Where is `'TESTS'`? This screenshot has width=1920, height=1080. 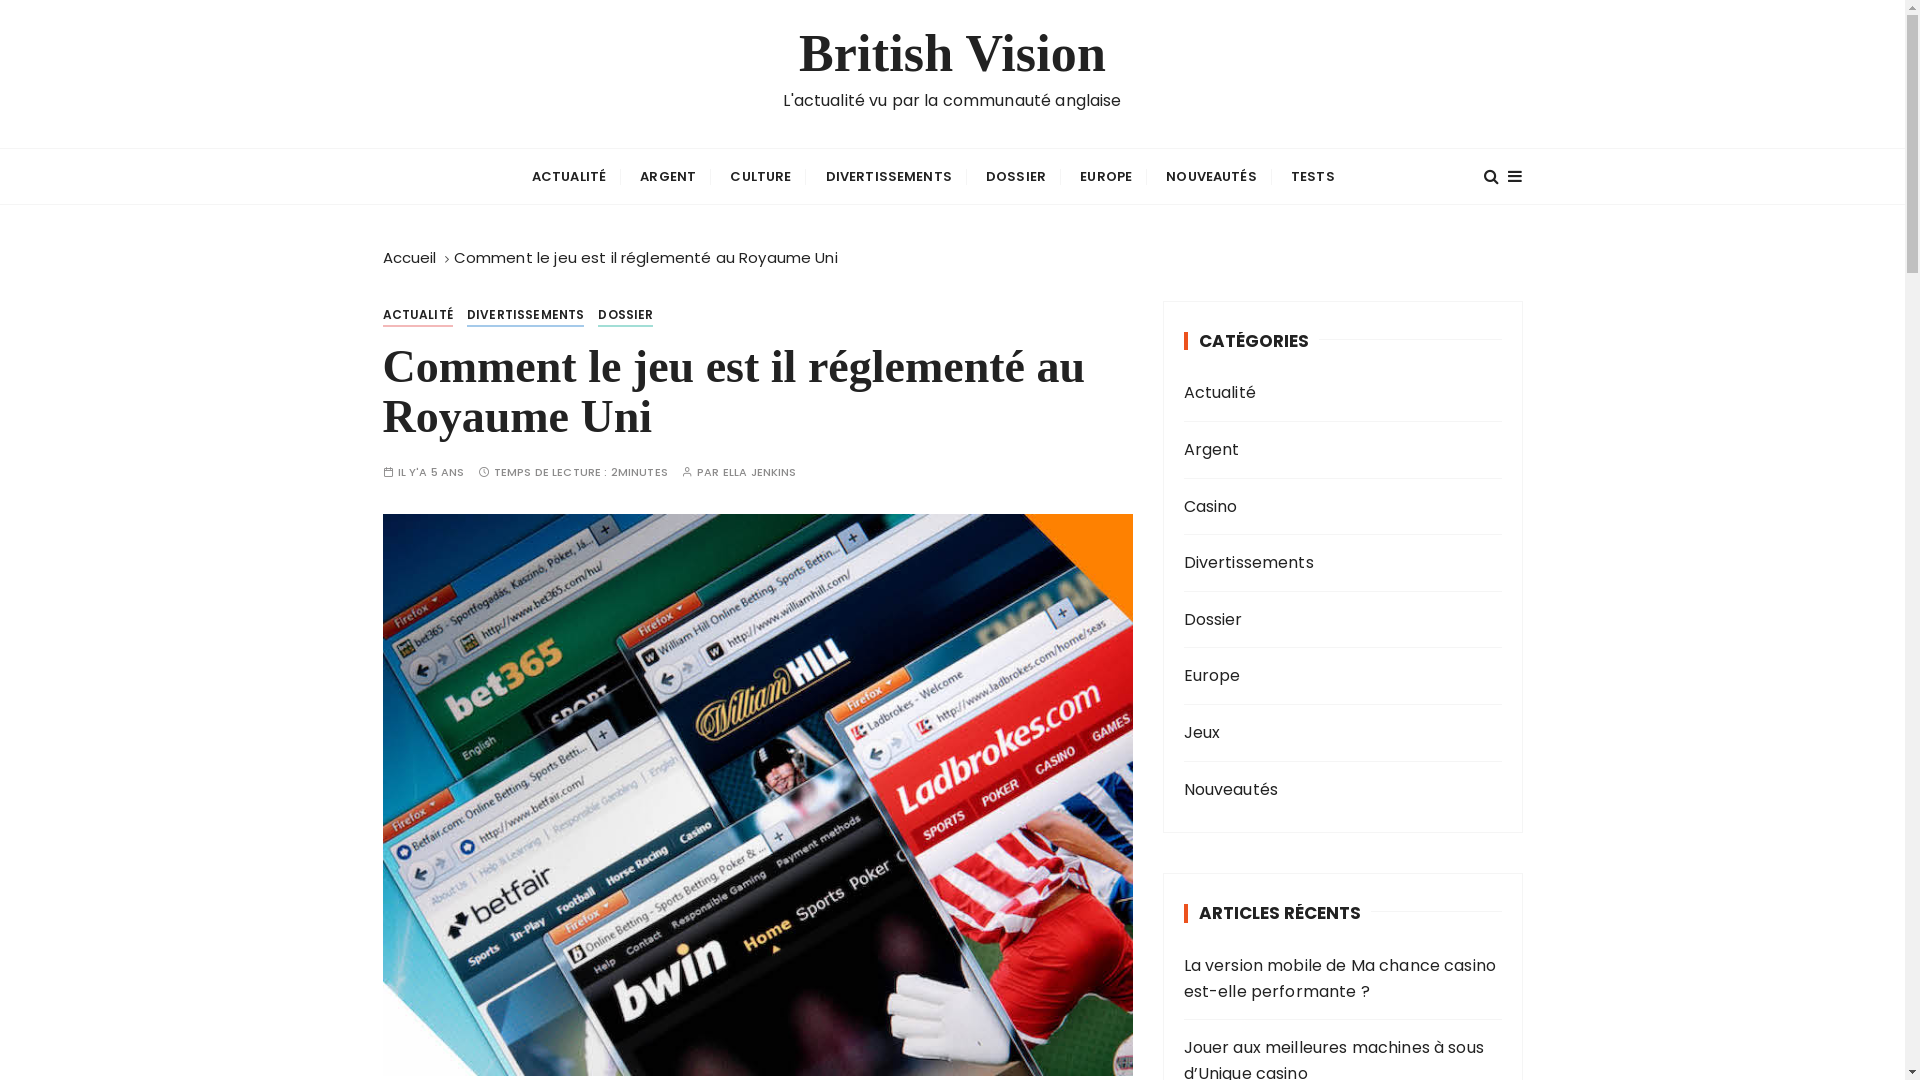 'TESTS' is located at coordinates (1313, 175).